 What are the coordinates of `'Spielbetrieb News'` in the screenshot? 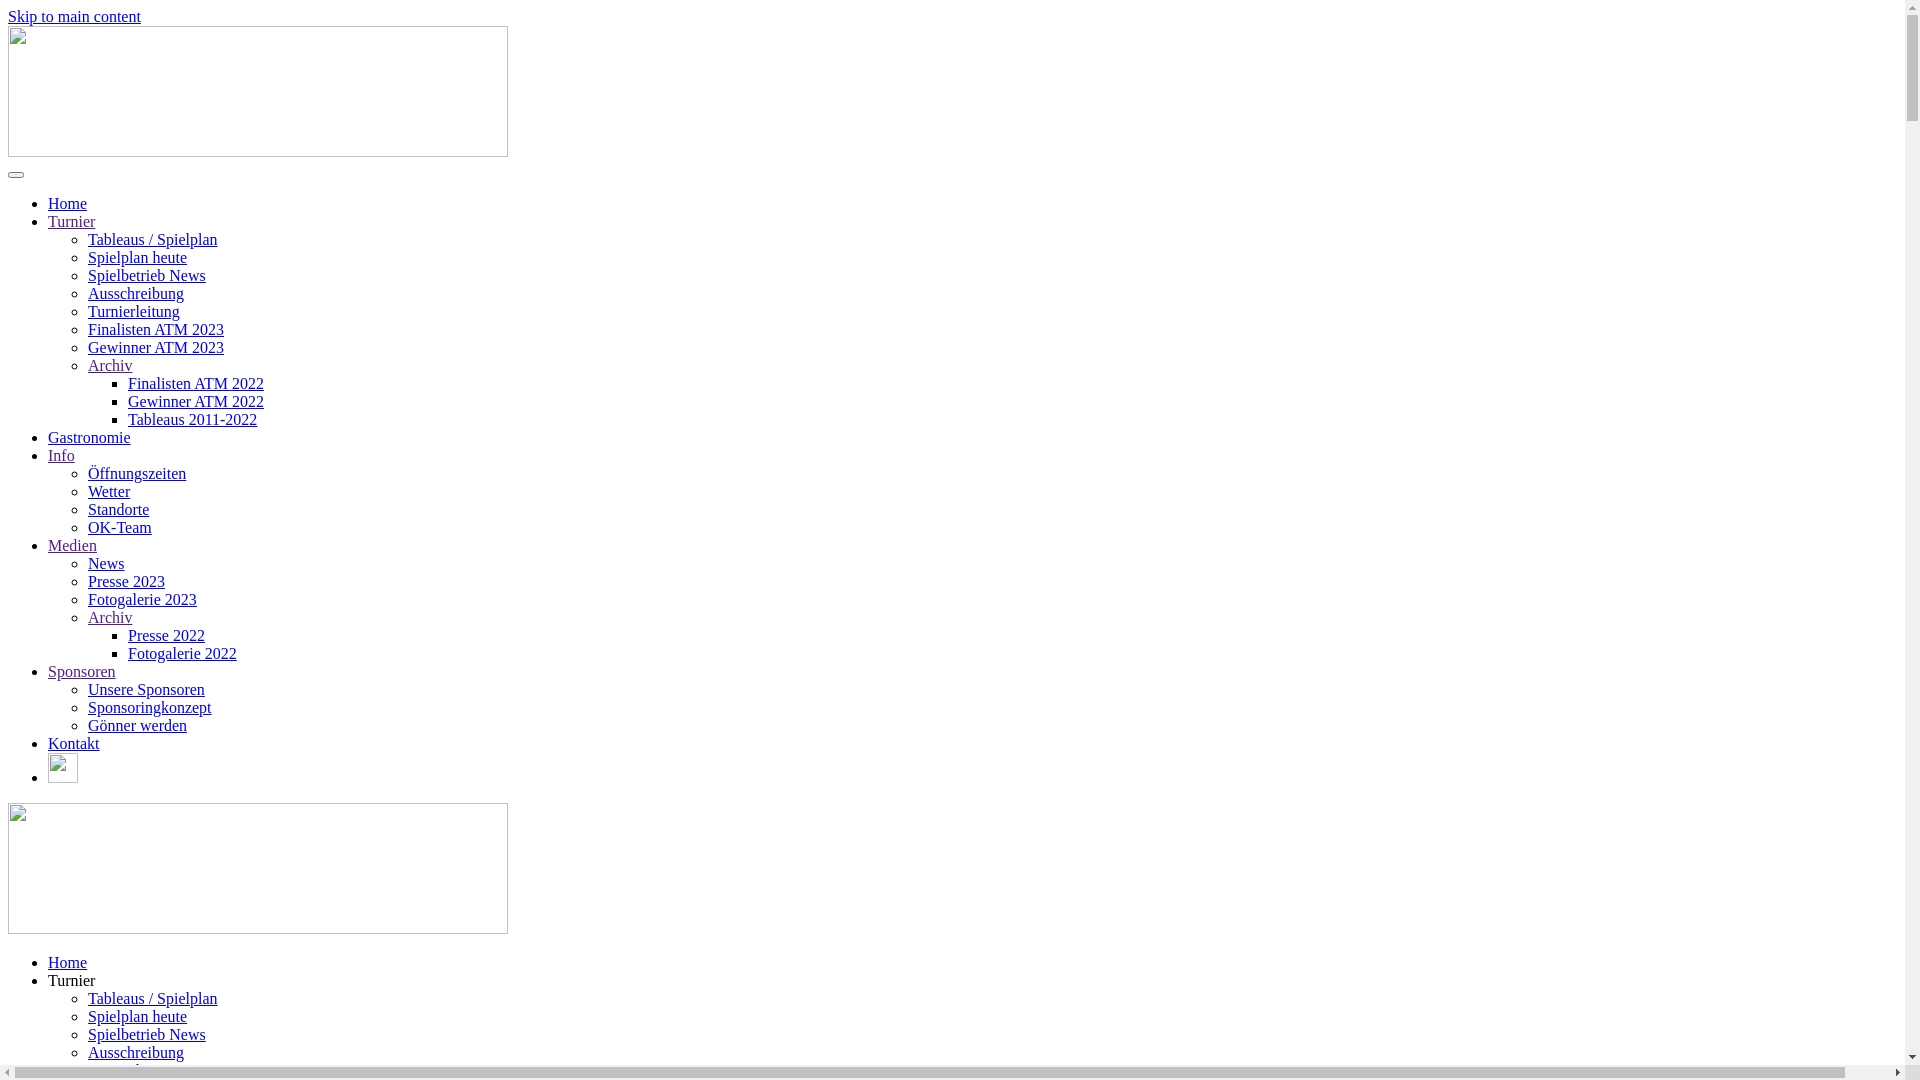 It's located at (146, 1034).